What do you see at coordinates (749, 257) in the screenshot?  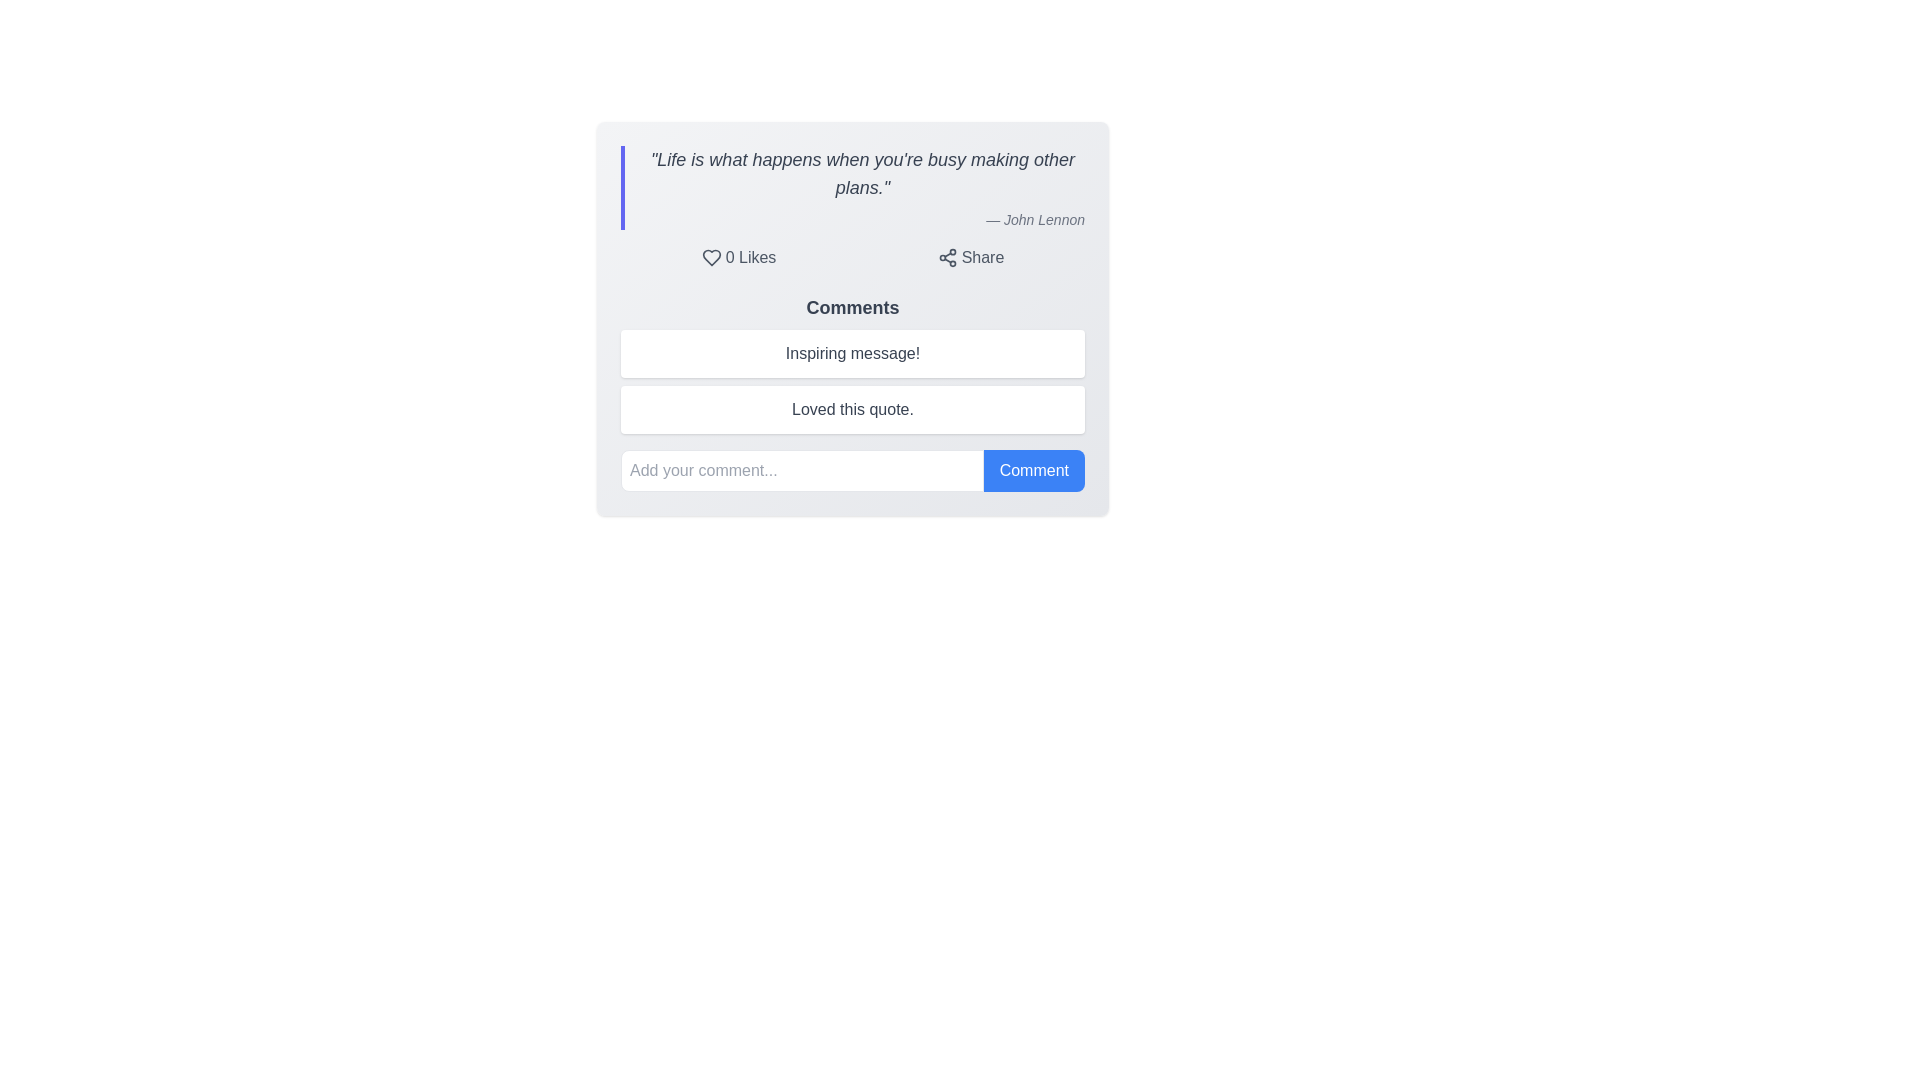 I see `the Text label displaying the current number of likes, which is adjacent to the heart-shaped icon and part of the grouping beneath the quote text` at bounding box center [749, 257].